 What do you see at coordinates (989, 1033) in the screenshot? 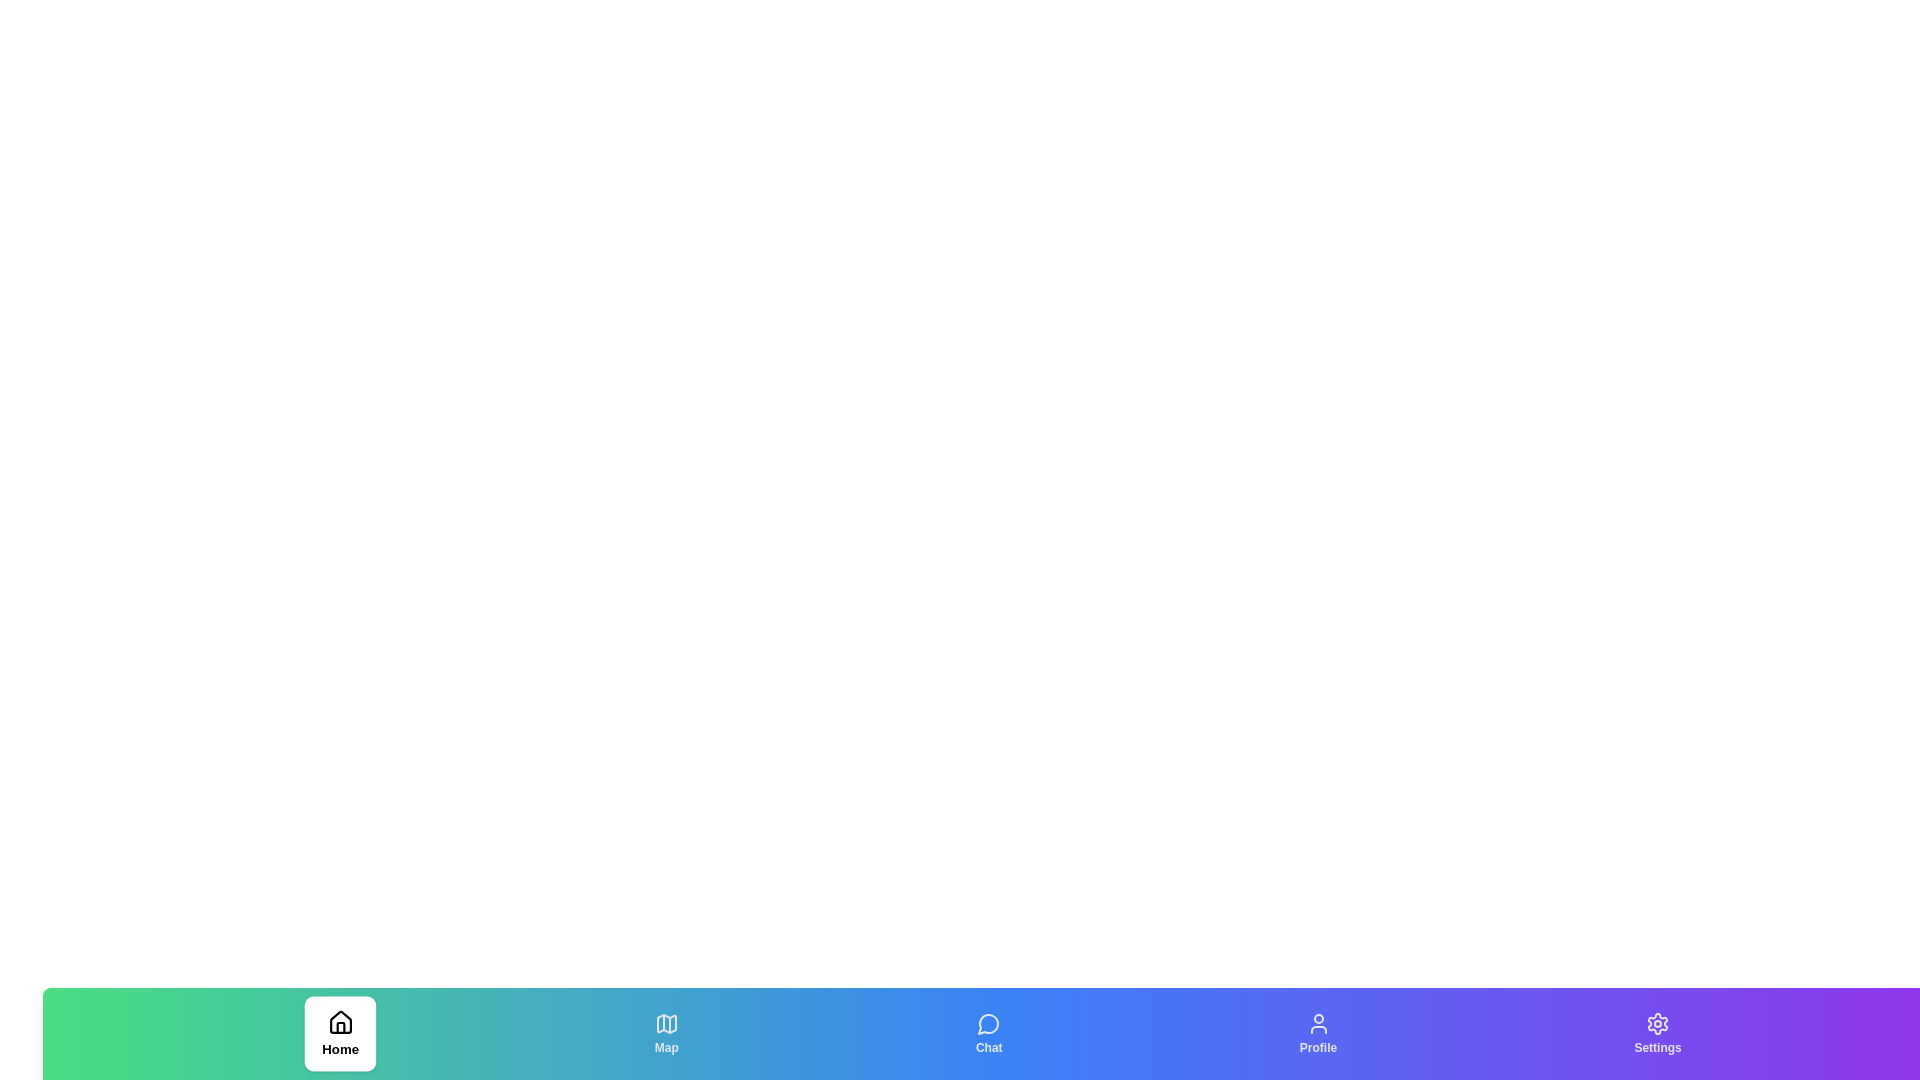
I see `the Chat tab to observe the hover effect` at bounding box center [989, 1033].